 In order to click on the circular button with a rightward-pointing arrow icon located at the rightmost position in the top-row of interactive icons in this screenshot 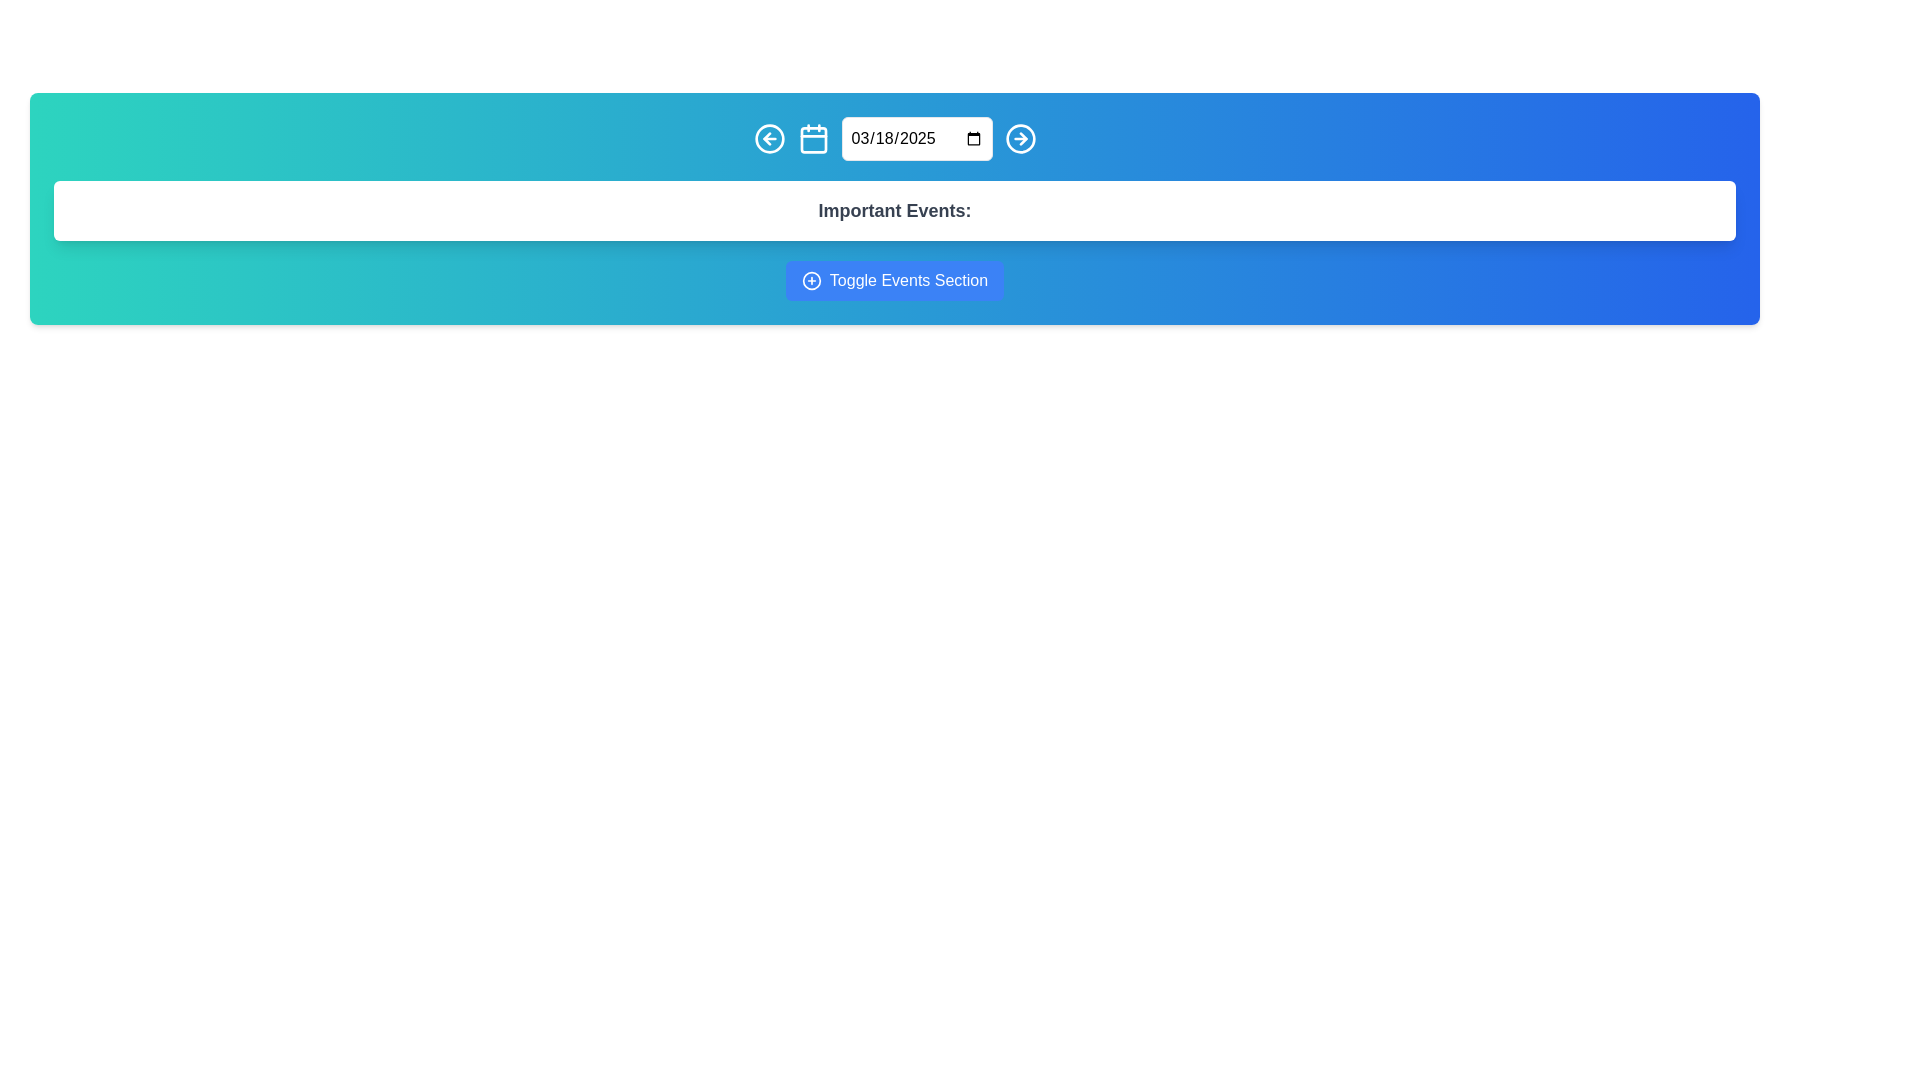, I will do `click(1020, 137)`.